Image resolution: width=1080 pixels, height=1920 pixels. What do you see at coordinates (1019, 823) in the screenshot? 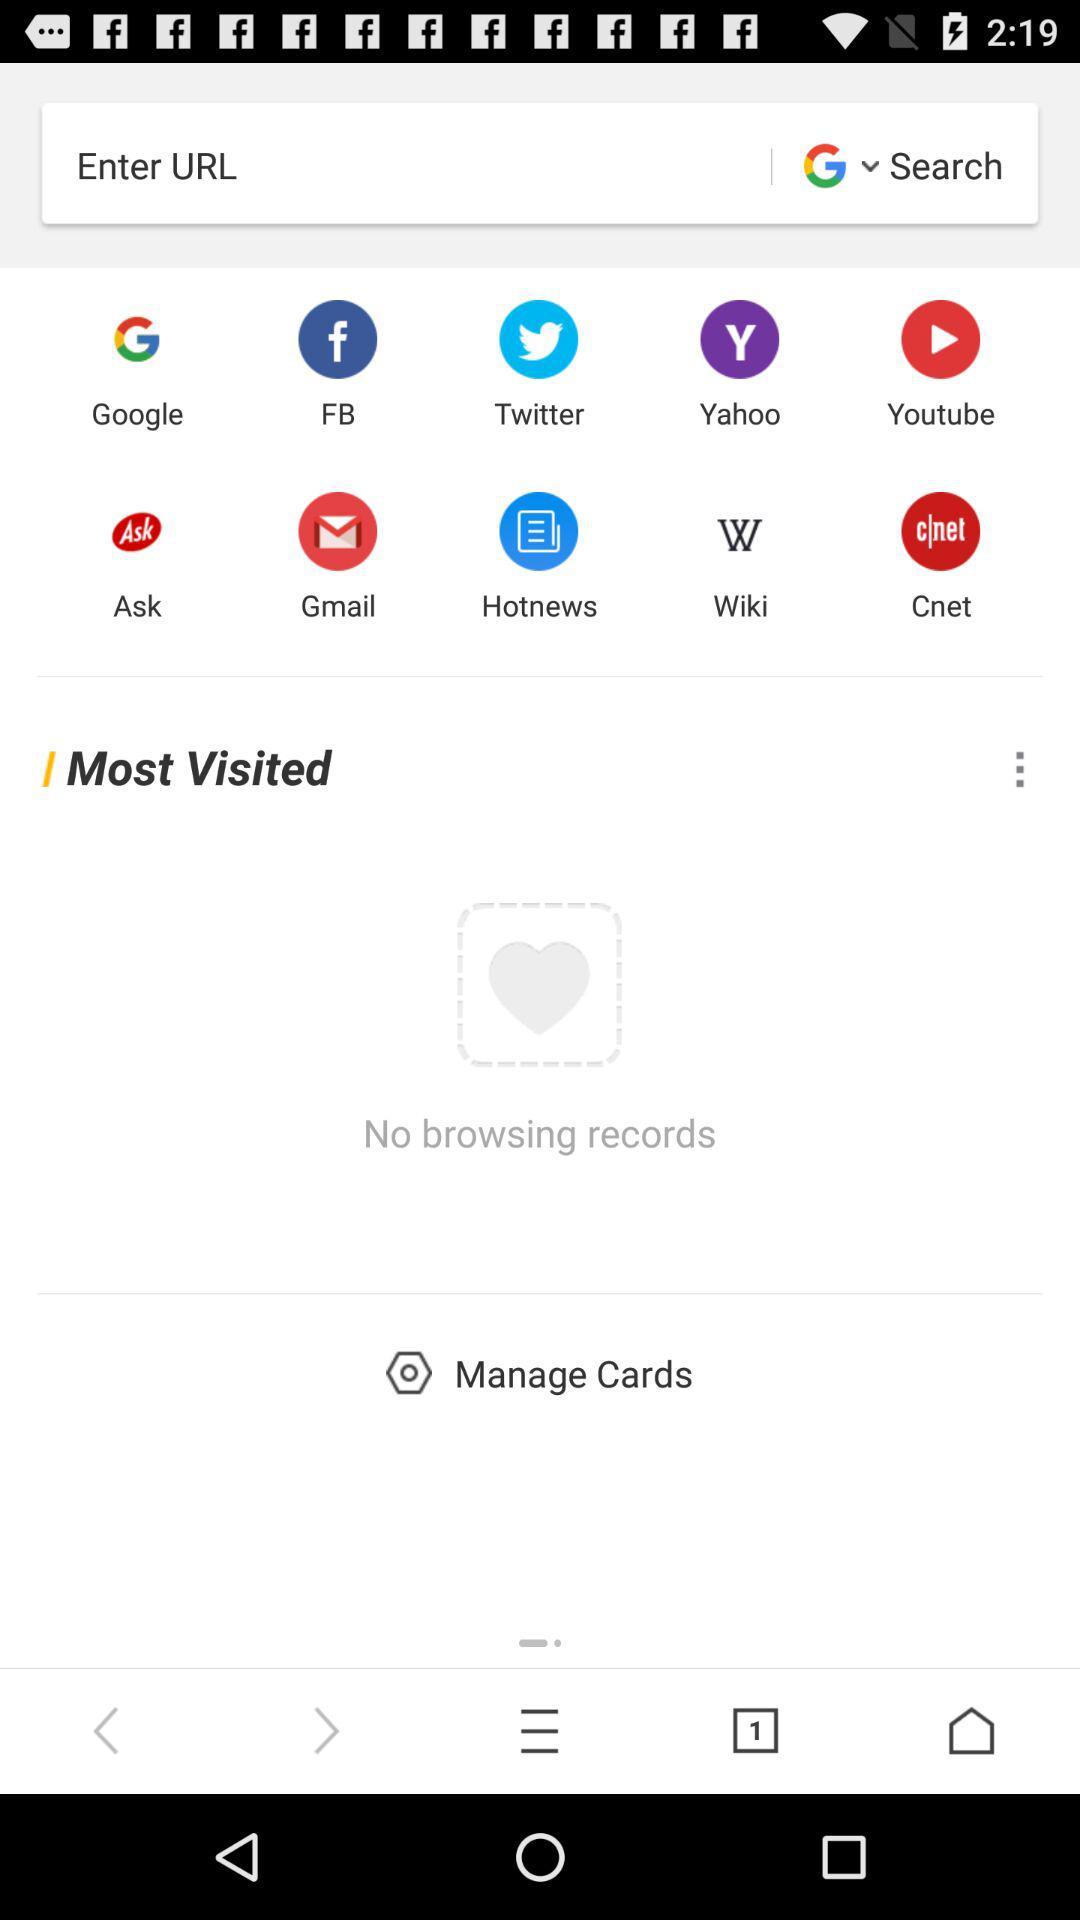
I see `the more icon` at bounding box center [1019, 823].